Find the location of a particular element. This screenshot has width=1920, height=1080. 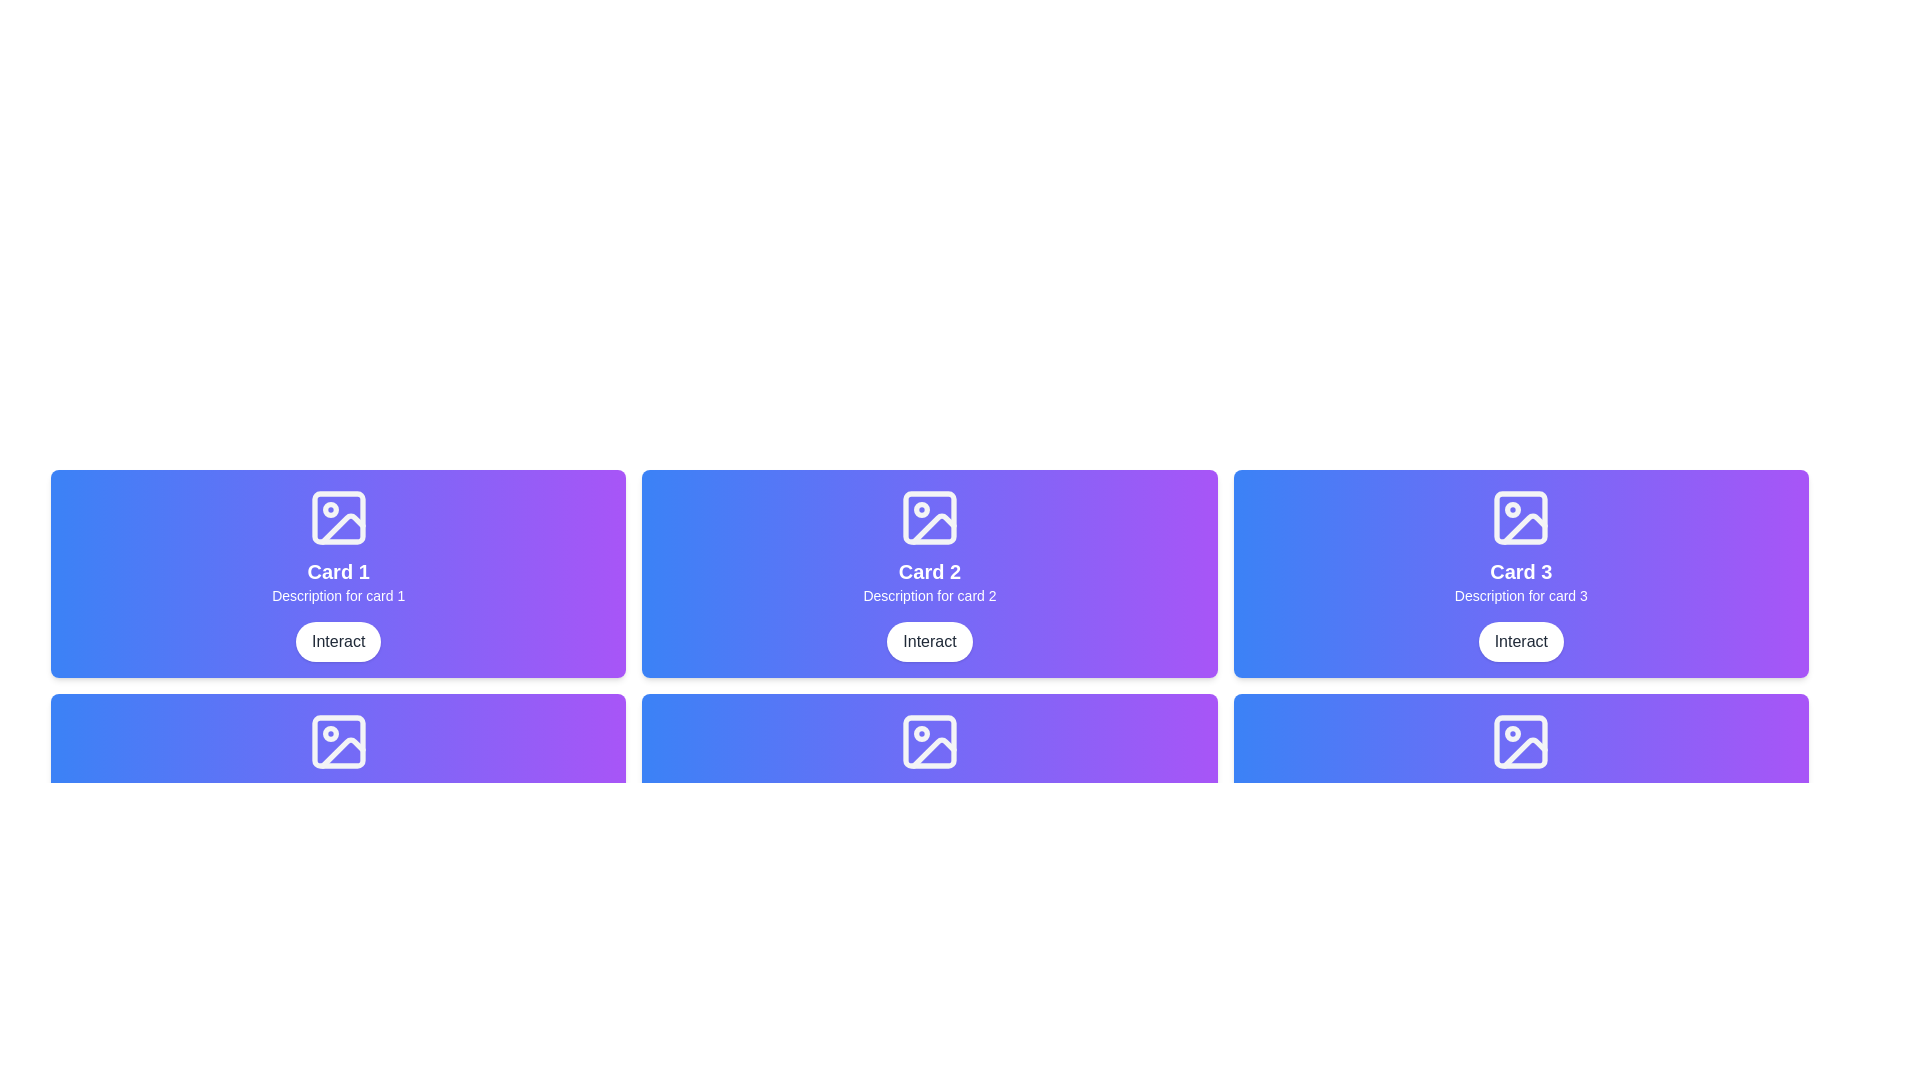

the text label that says 'Description for card 2', which is styled with a smaller font size and is positioned within the second card below the header 'Card 2' is located at coordinates (929, 595).